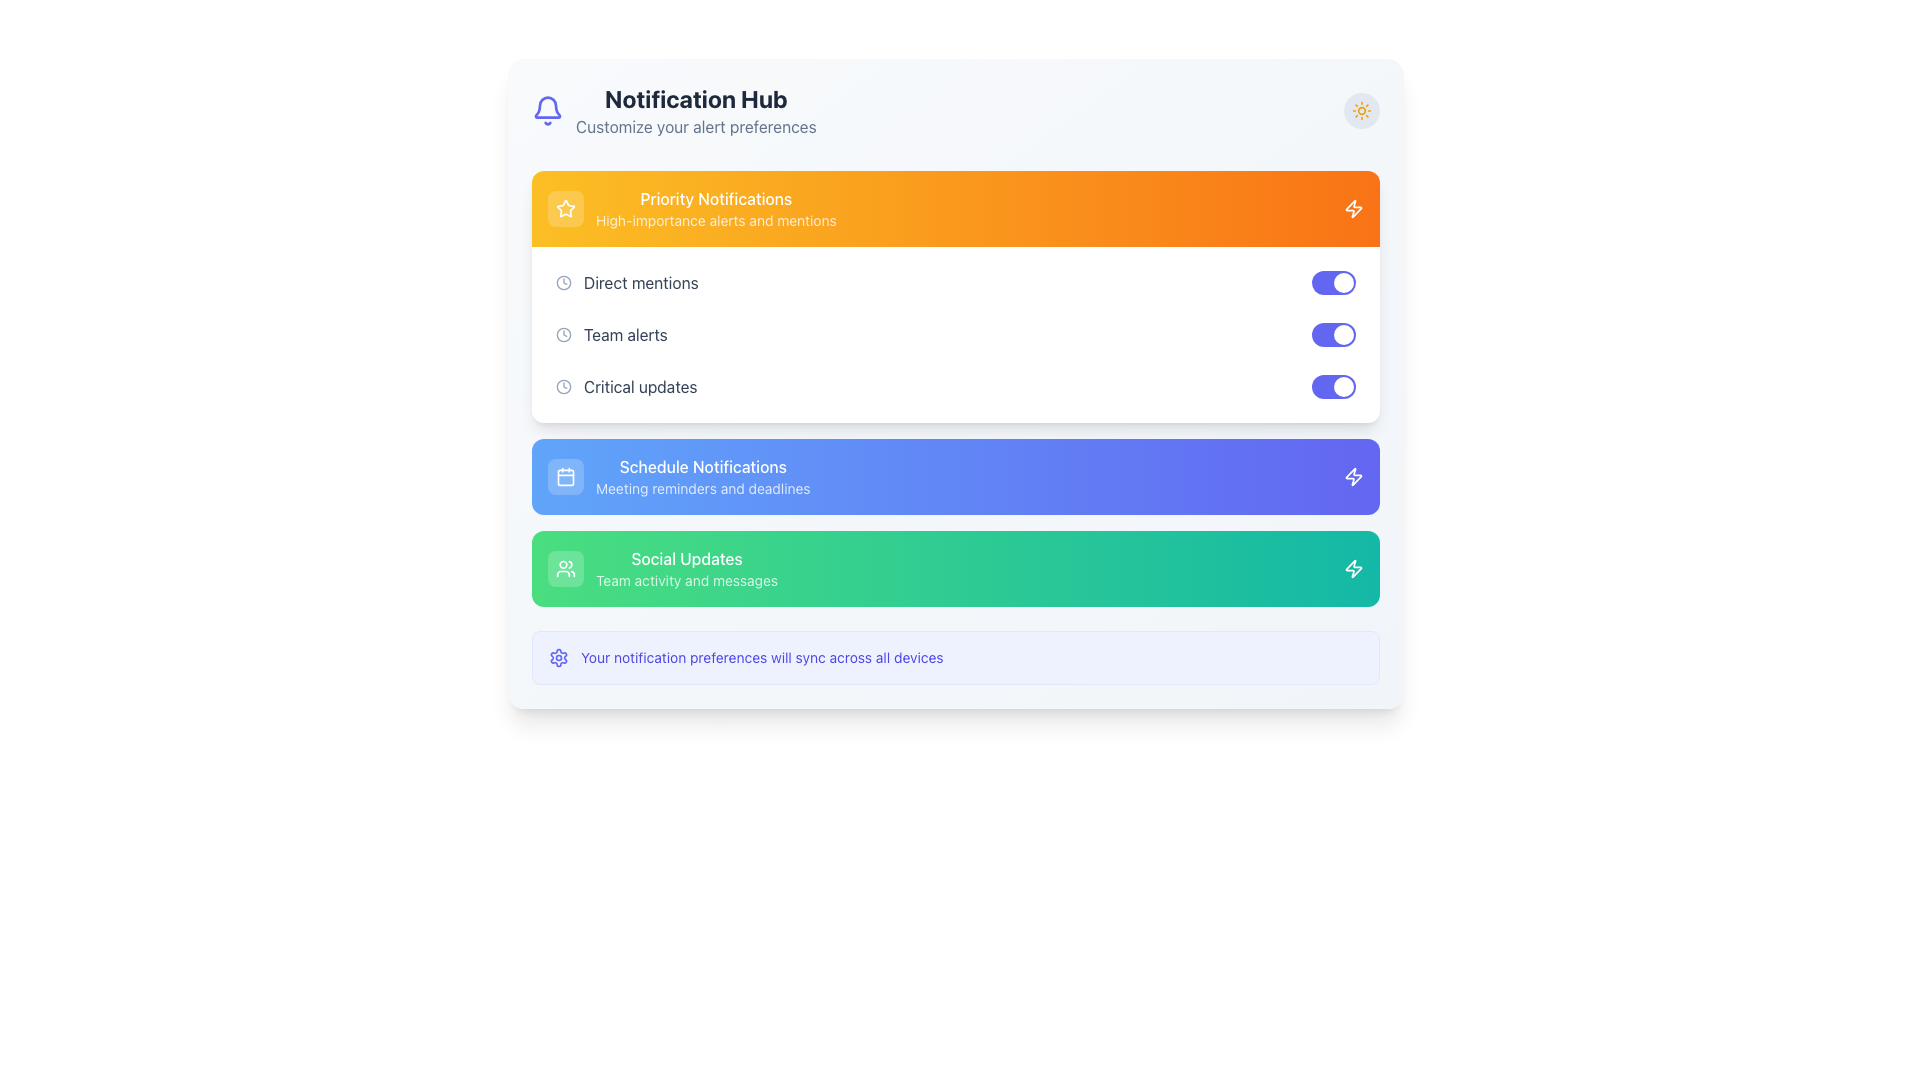 This screenshot has width=1920, height=1080. Describe the element at coordinates (610, 334) in the screenshot. I see `the 'Team alerts' notification option, which is the second item in the 'Priority Notifications' section, positioned above 'Critical updates' and below 'Direct mentions'` at that location.